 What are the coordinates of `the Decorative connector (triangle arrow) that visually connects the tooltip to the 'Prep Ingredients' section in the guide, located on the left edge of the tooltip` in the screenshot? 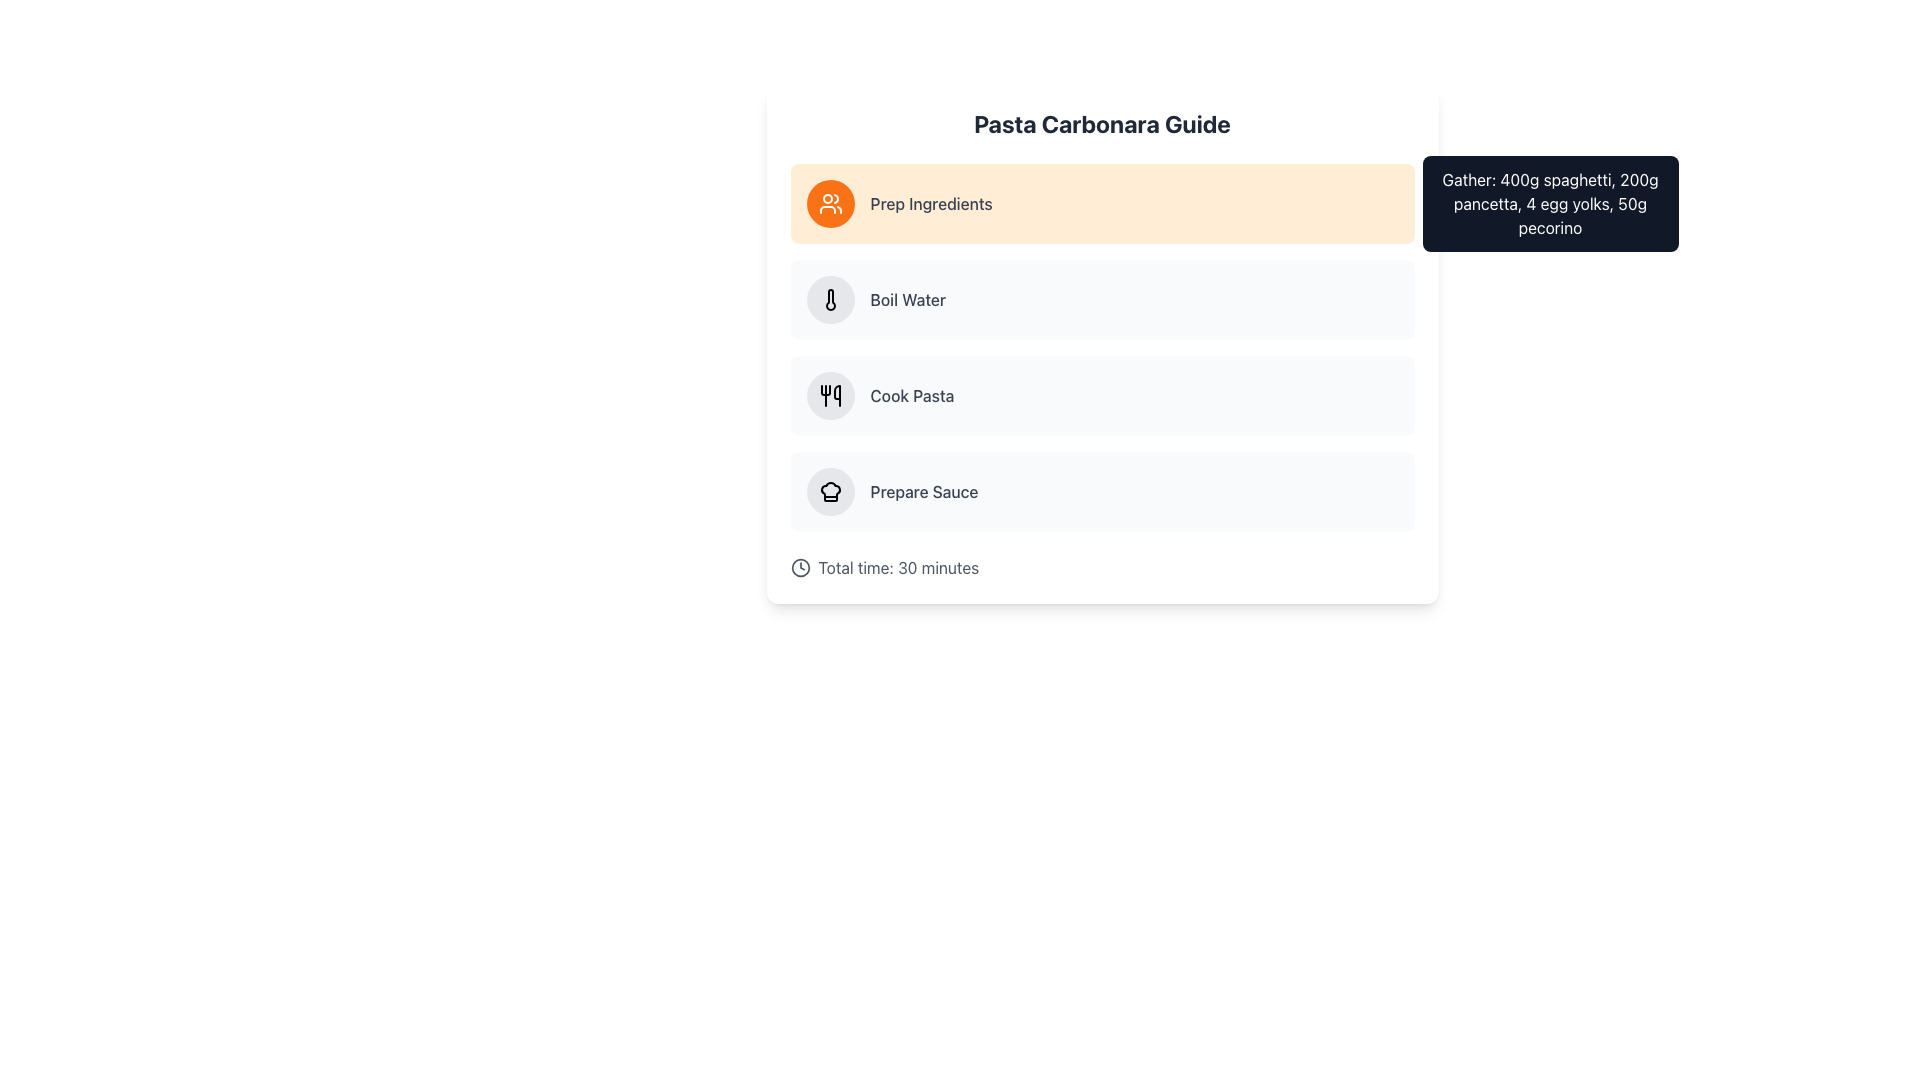 It's located at (1425, 204).